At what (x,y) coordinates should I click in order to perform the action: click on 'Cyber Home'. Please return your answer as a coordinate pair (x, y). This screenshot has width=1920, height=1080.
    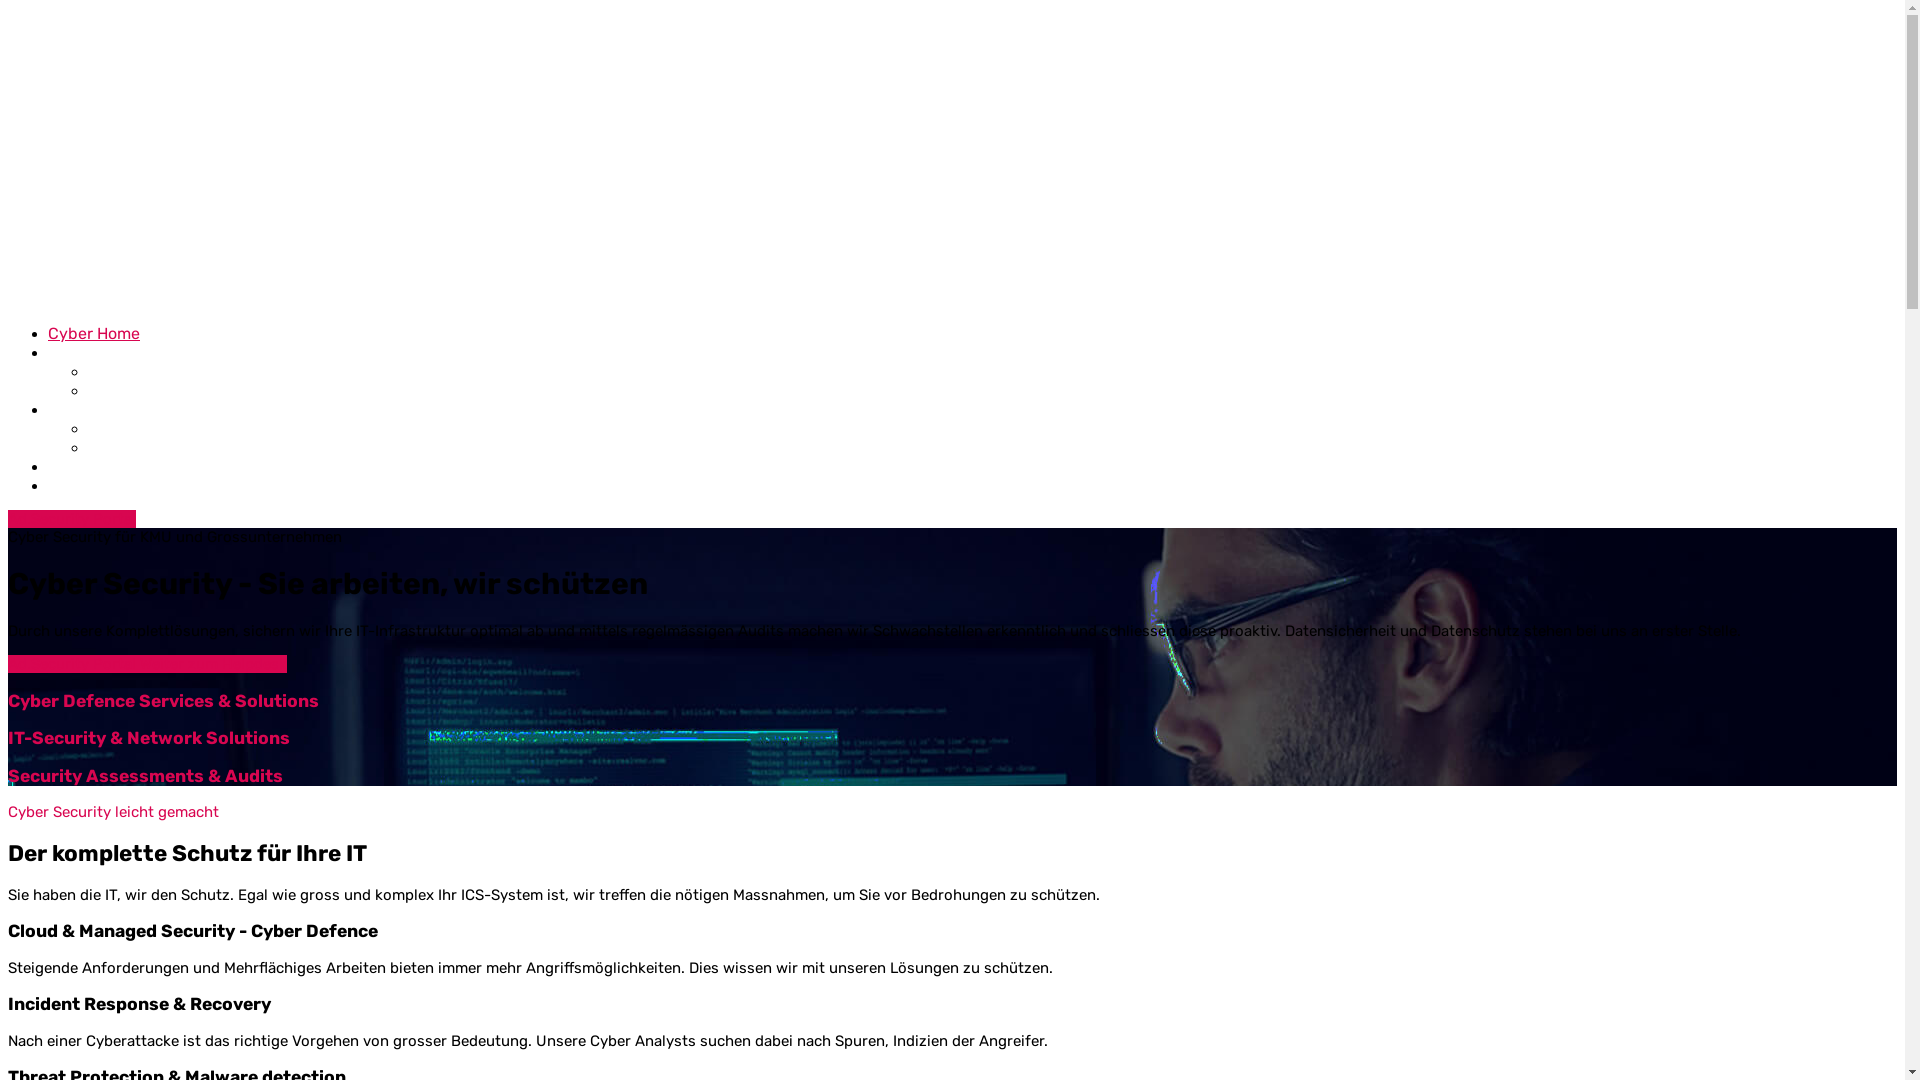
    Looking at the image, I should click on (93, 332).